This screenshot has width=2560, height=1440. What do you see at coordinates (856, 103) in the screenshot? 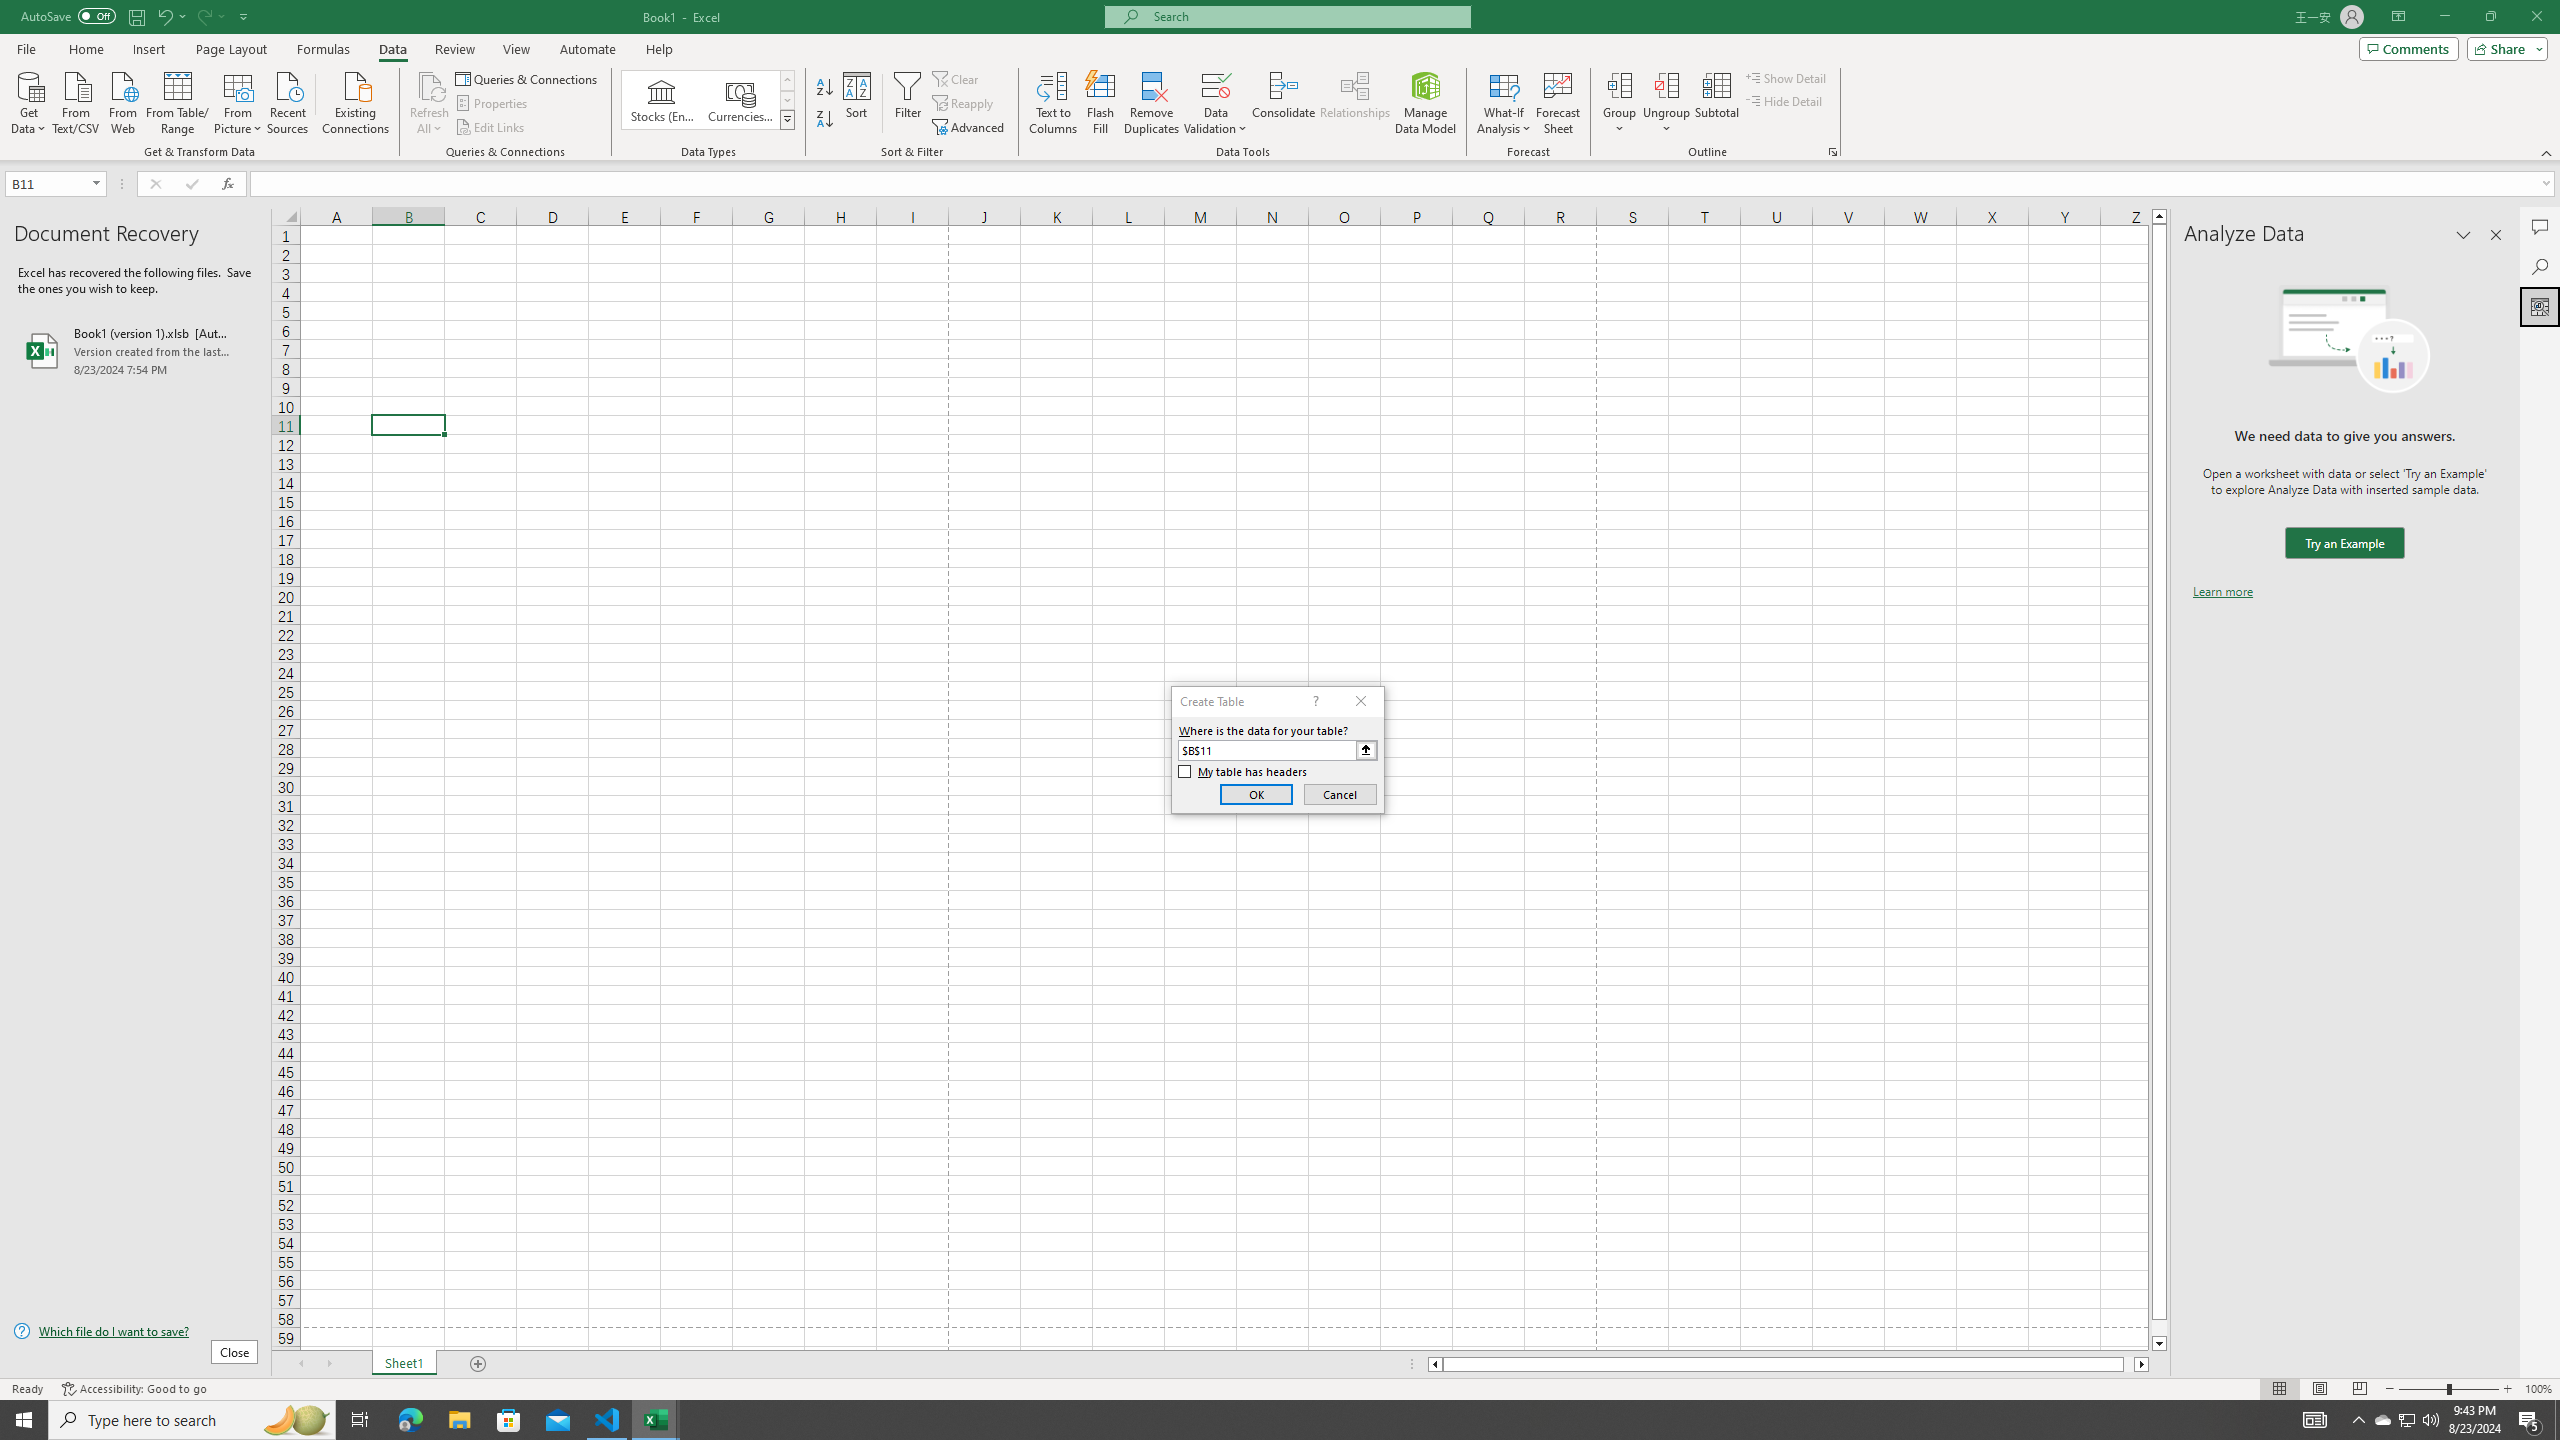
I see `'Sort...'` at bounding box center [856, 103].